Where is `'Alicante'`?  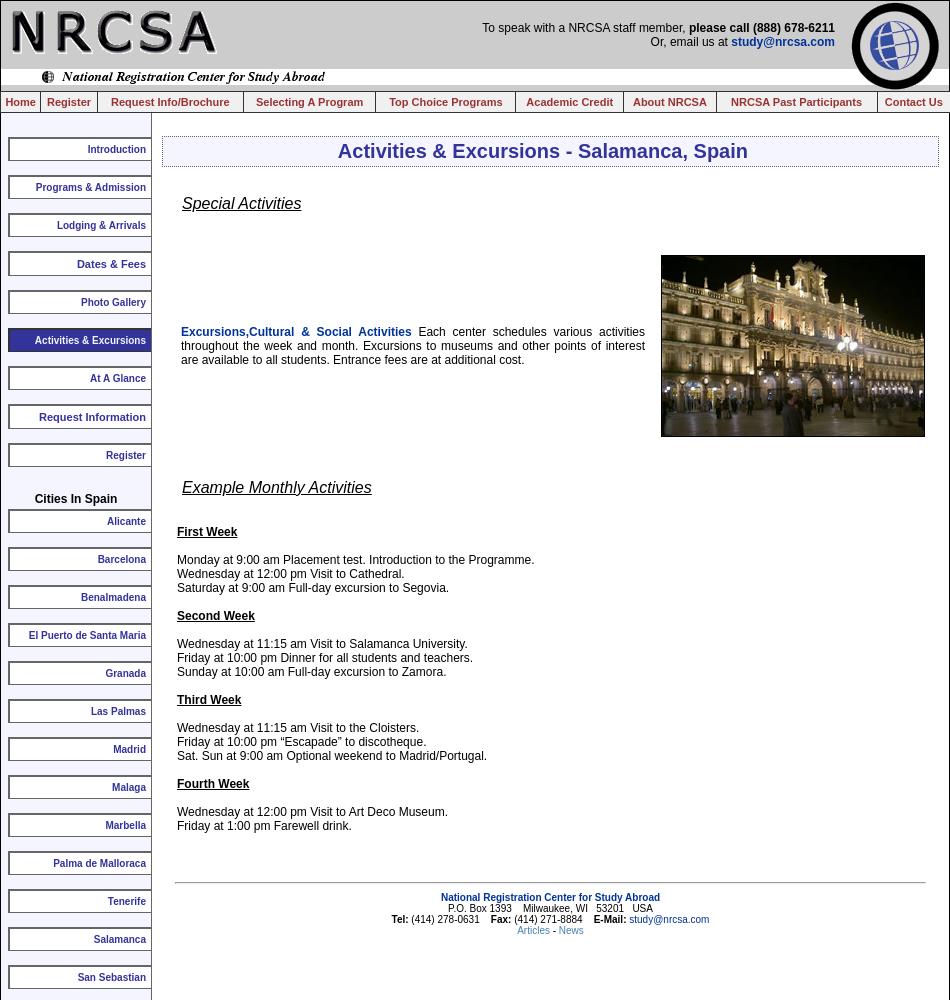 'Alicante' is located at coordinates (106, 521).